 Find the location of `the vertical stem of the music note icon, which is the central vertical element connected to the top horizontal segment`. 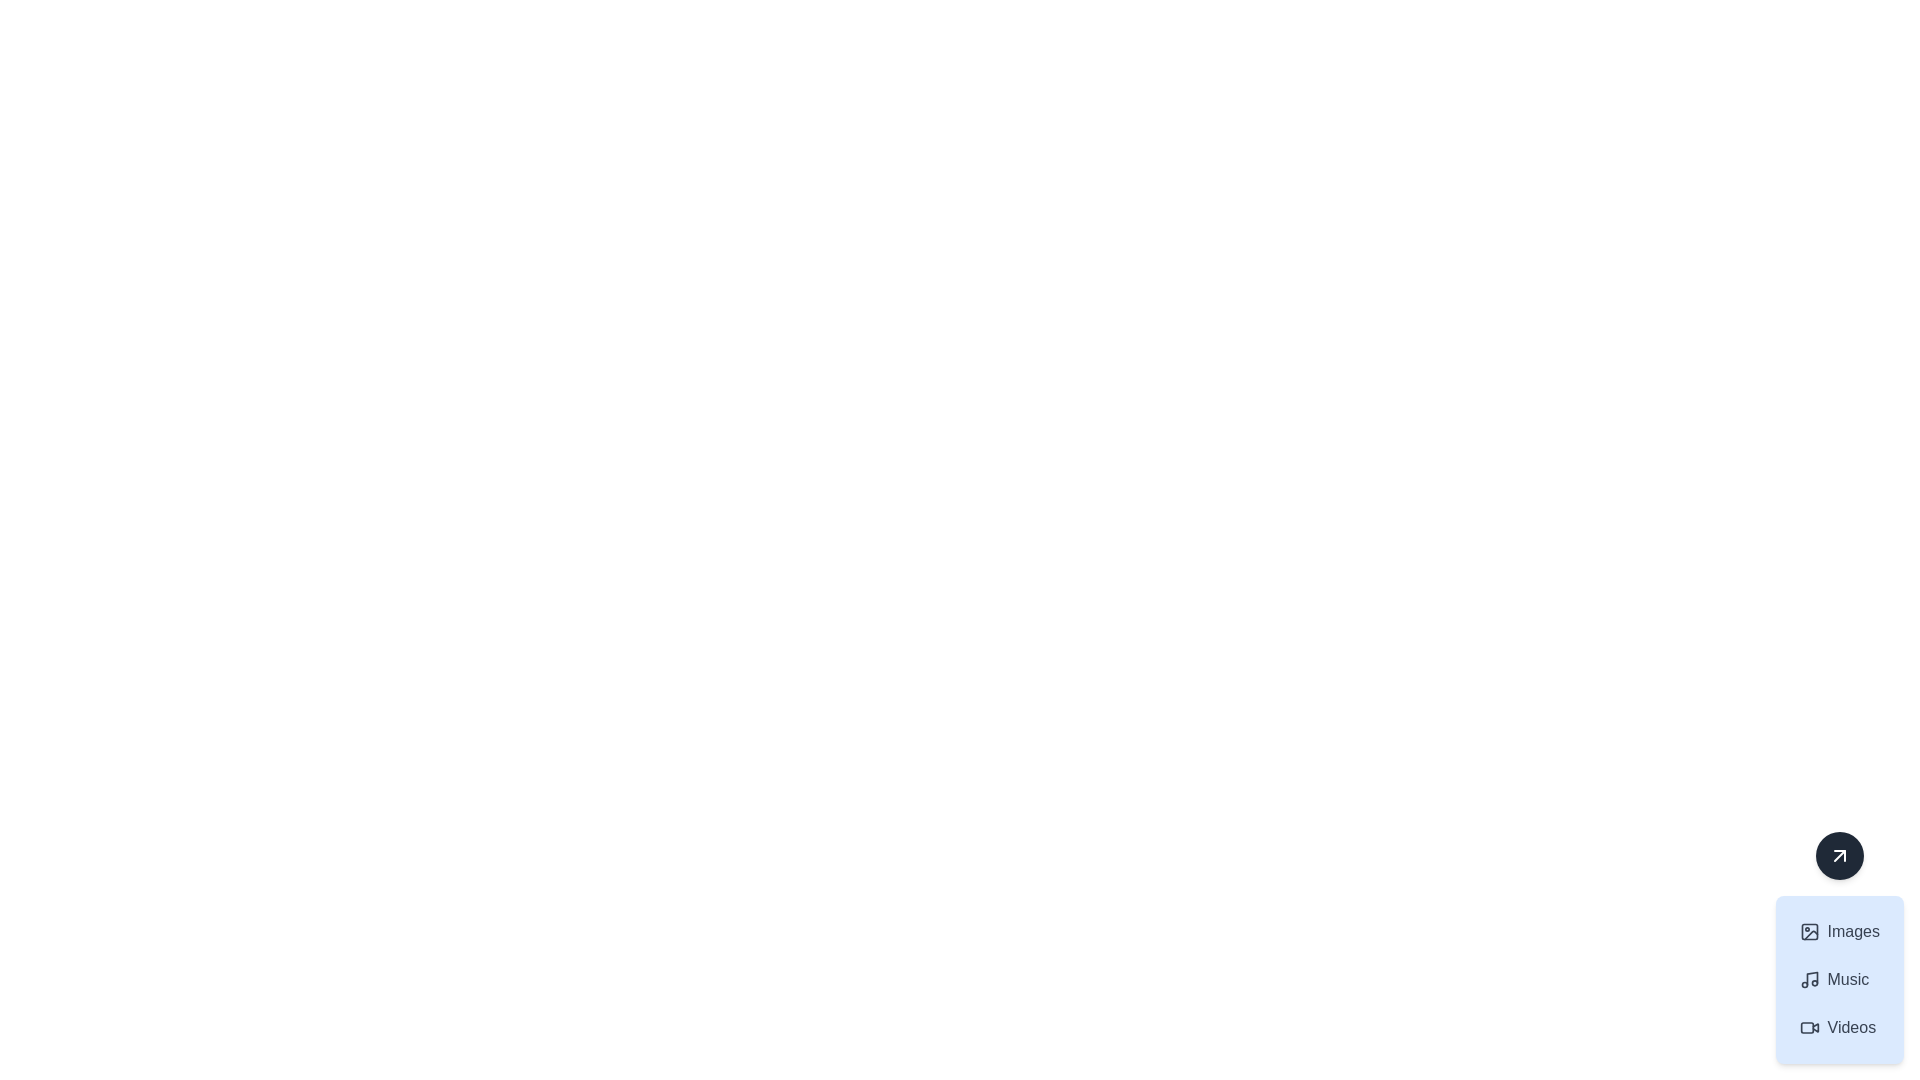

the vertical stem of the music note icon, which is the central vertical element connected to the top horizontal segment is located at coordinates (1812, 977).